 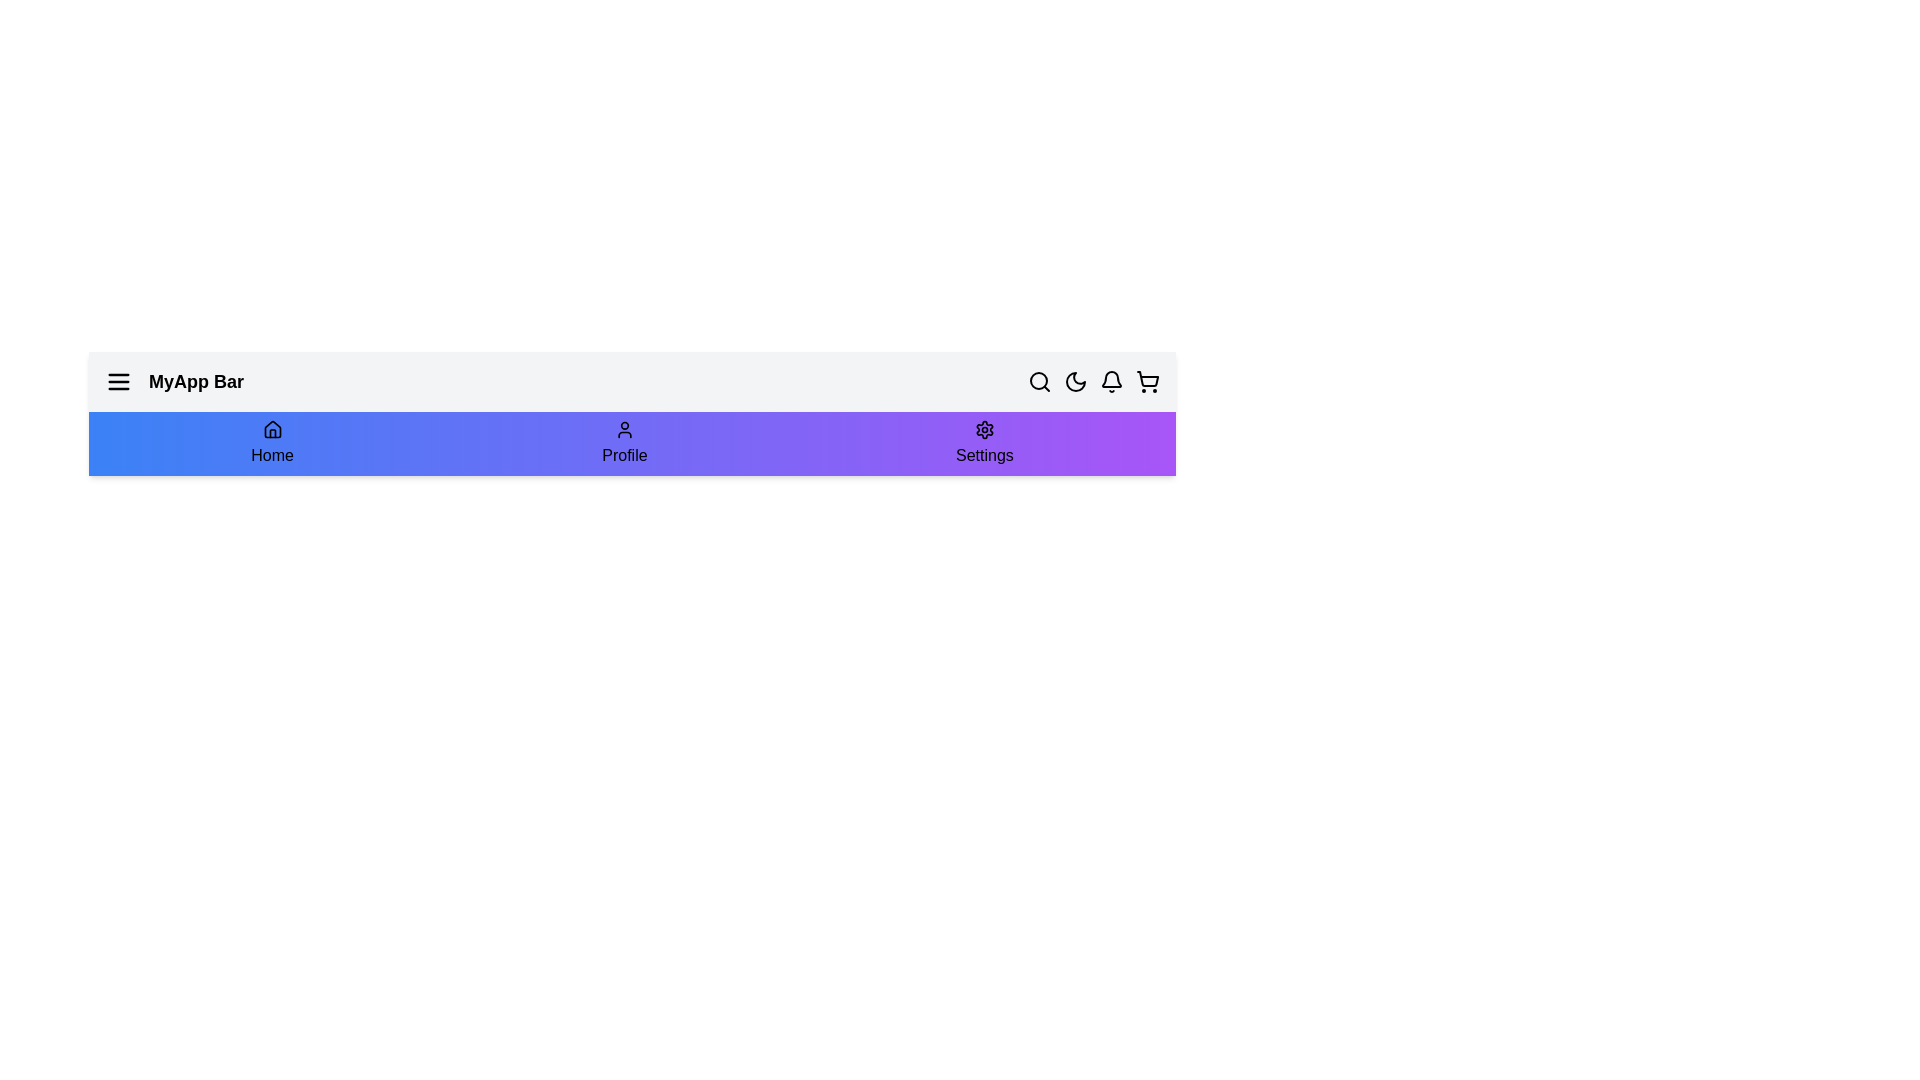 What do you see at coordinates (623, 442) in the screenshot?
I see `the Profile icon to navigate to the Profile page` at bounding box center [623, 442].